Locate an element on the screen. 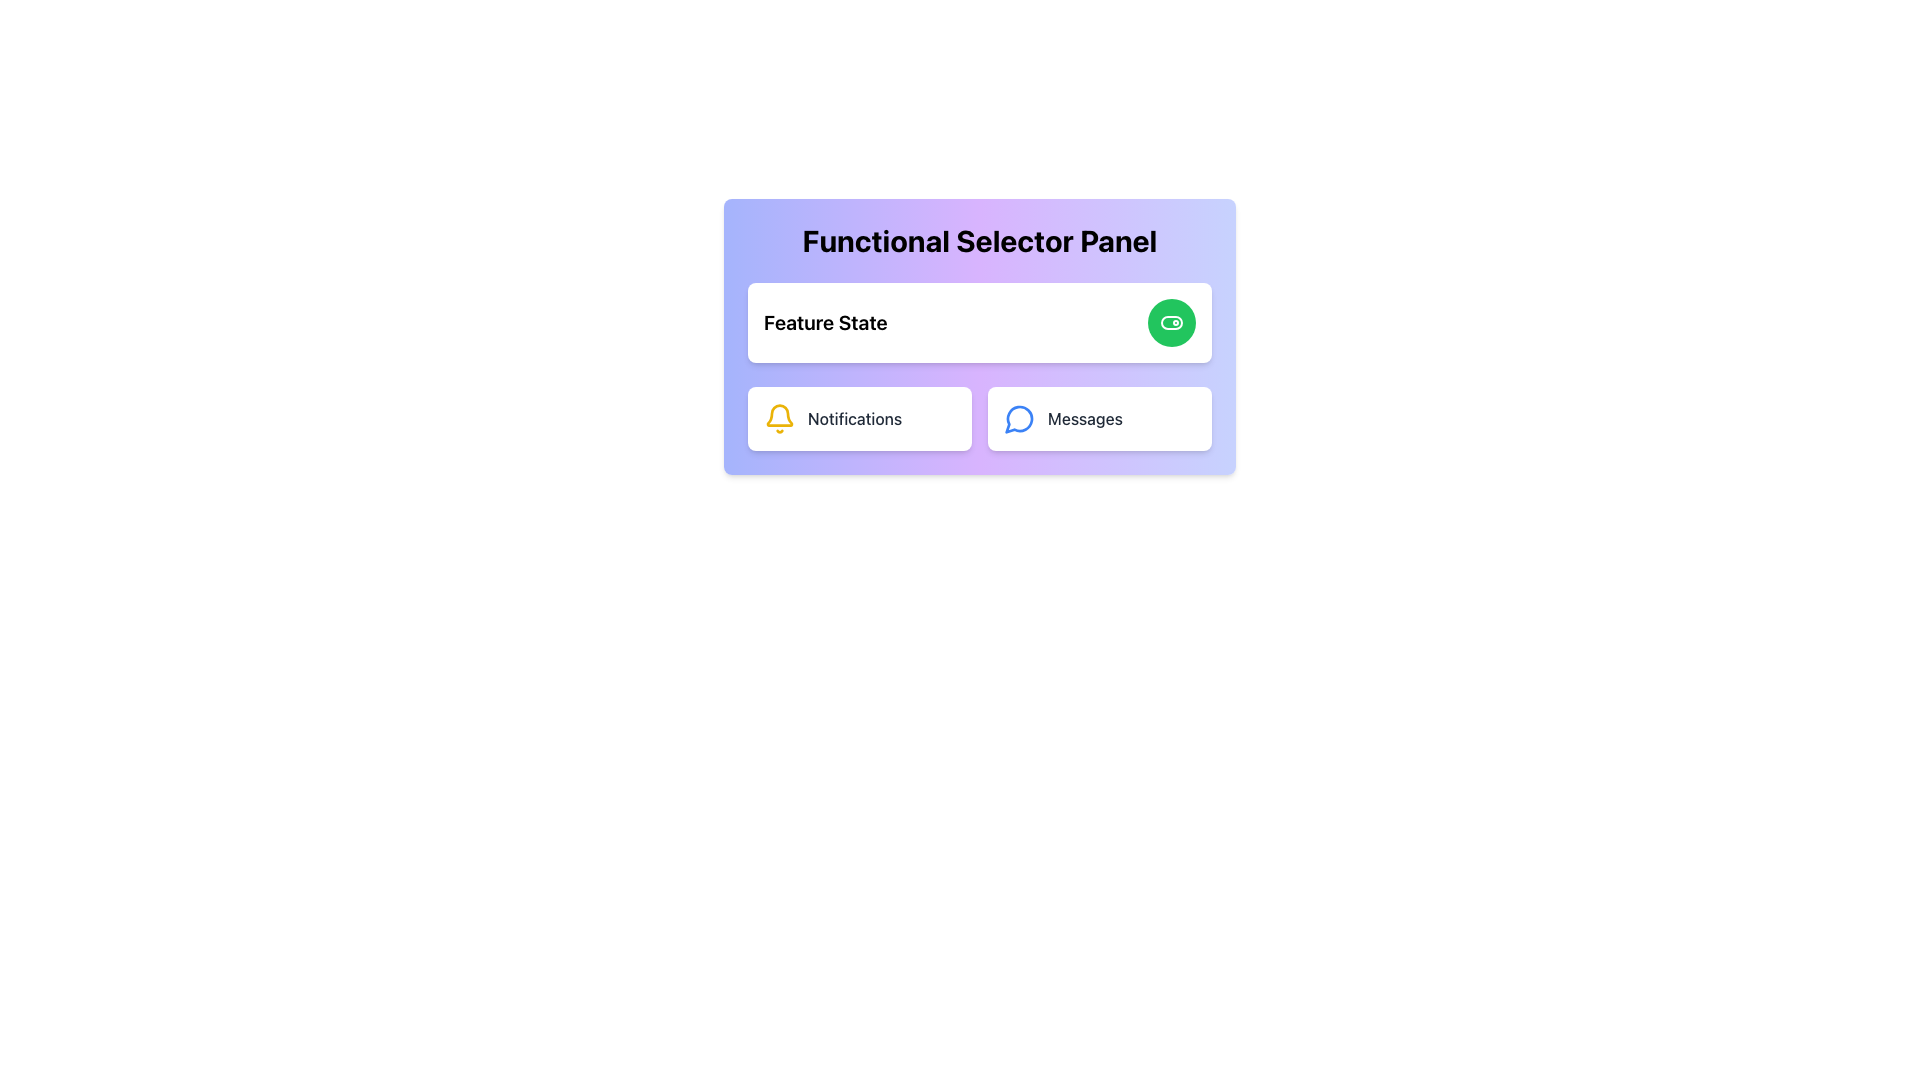 Image resolution: width=1920 pixels, height=1080 pixels. the Text Label that serves as a heading for the adjacent green circular button, providing context about its functionality is located at coordinates (825, 322).